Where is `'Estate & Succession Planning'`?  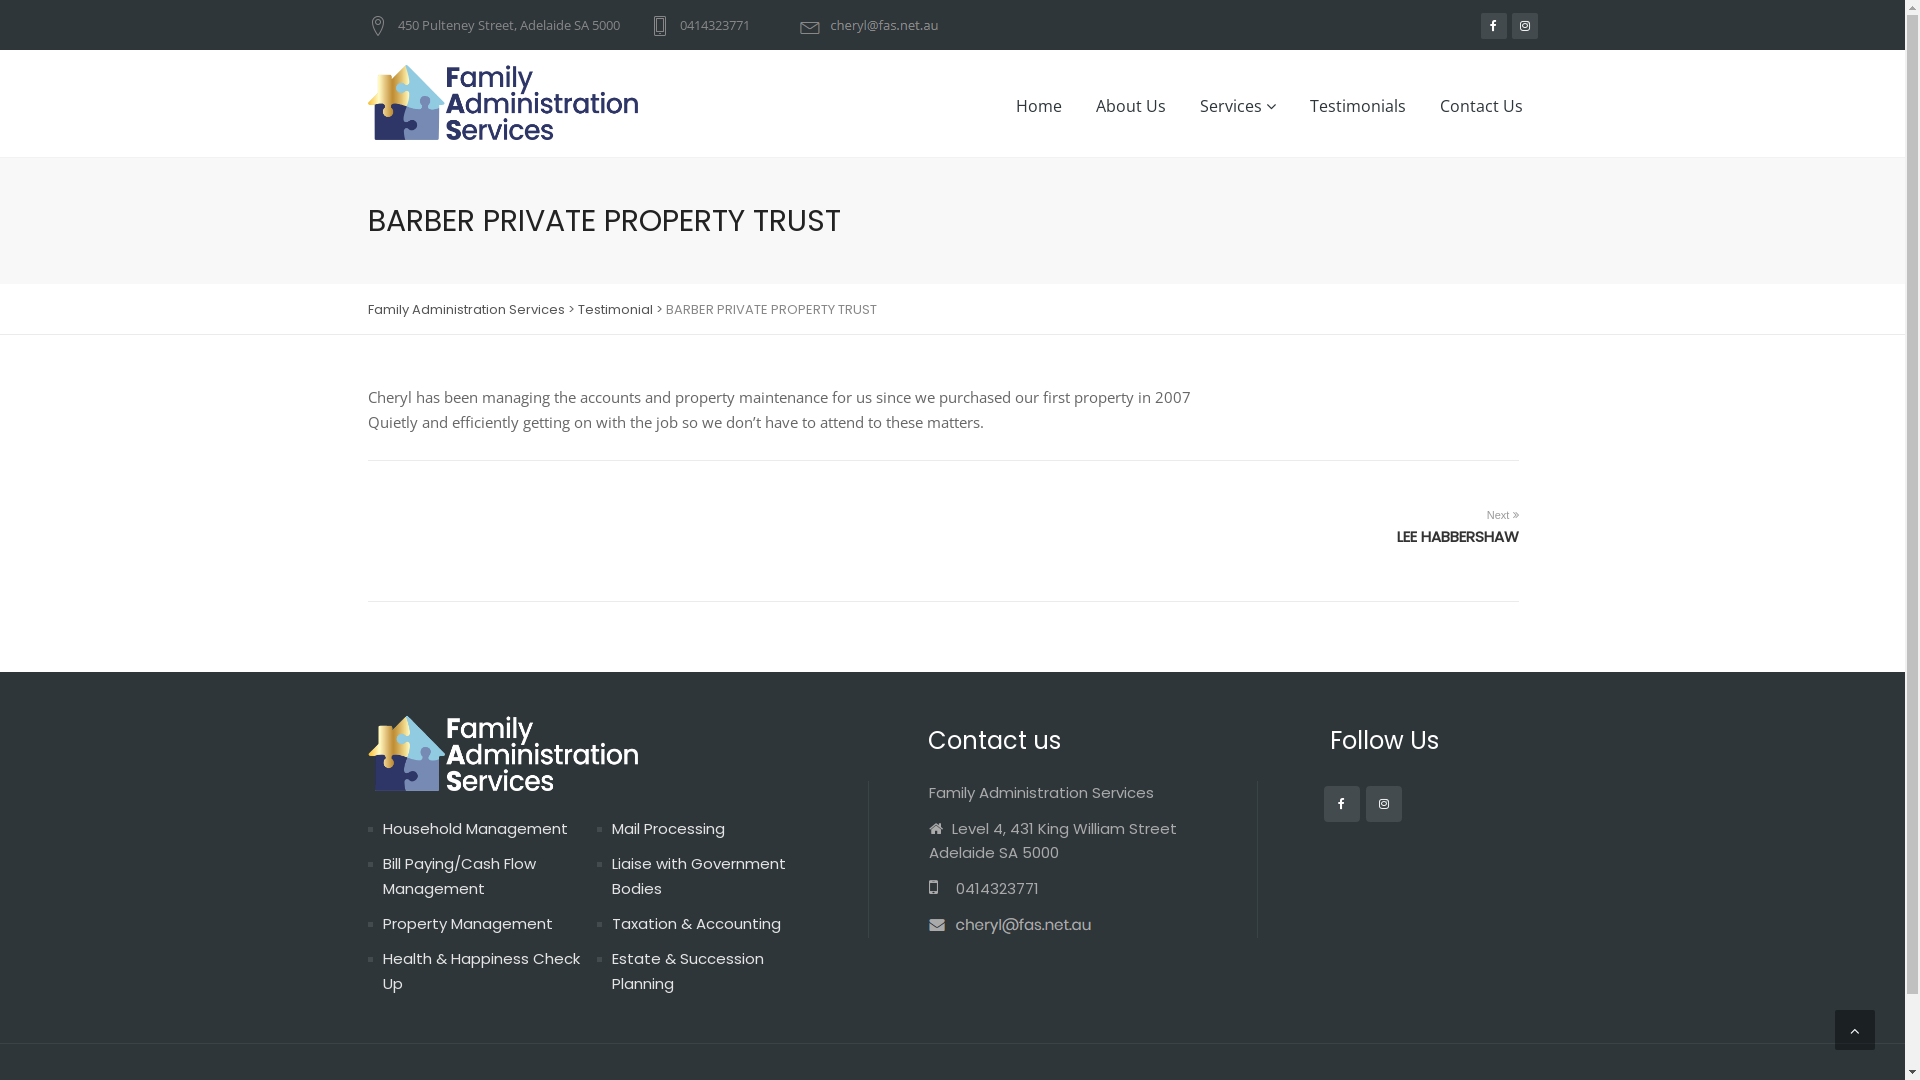 'Estate & Succession Planning' is located at coordinates (687, 970).